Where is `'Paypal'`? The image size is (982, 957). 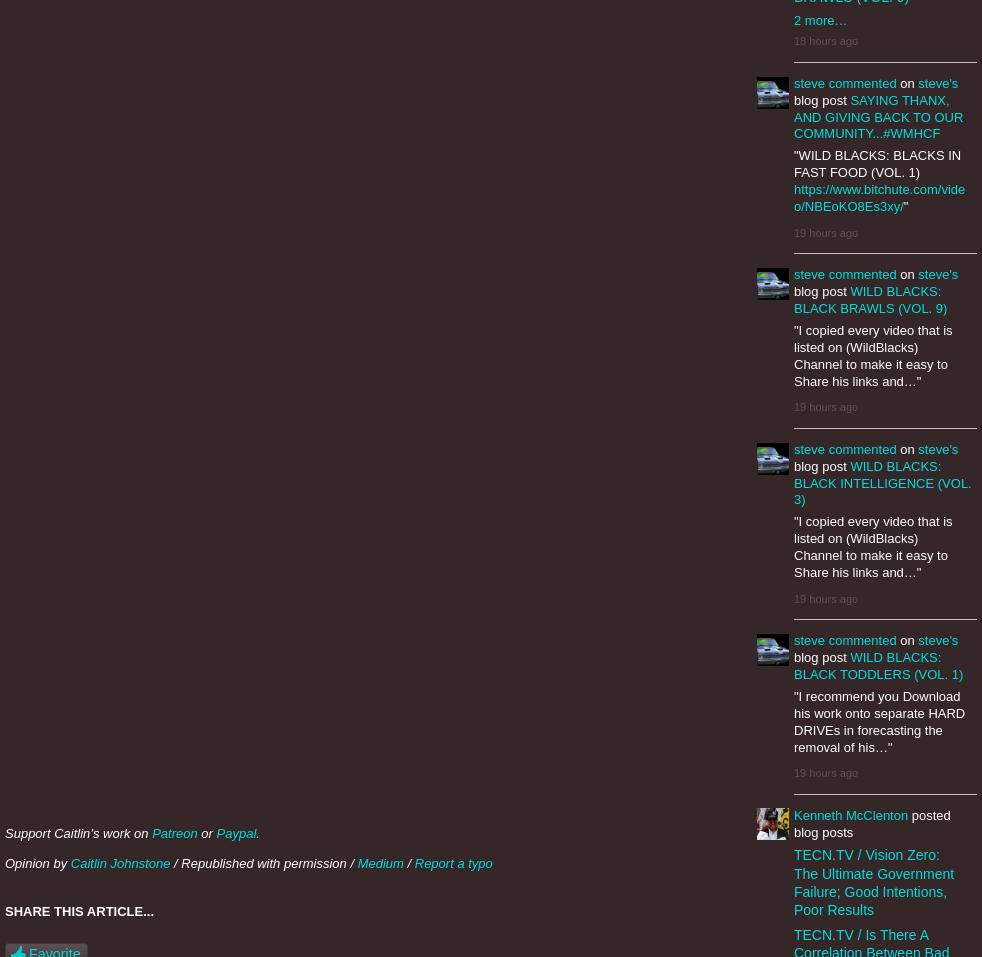
'Paypal' is located at coordinates (234, 832).